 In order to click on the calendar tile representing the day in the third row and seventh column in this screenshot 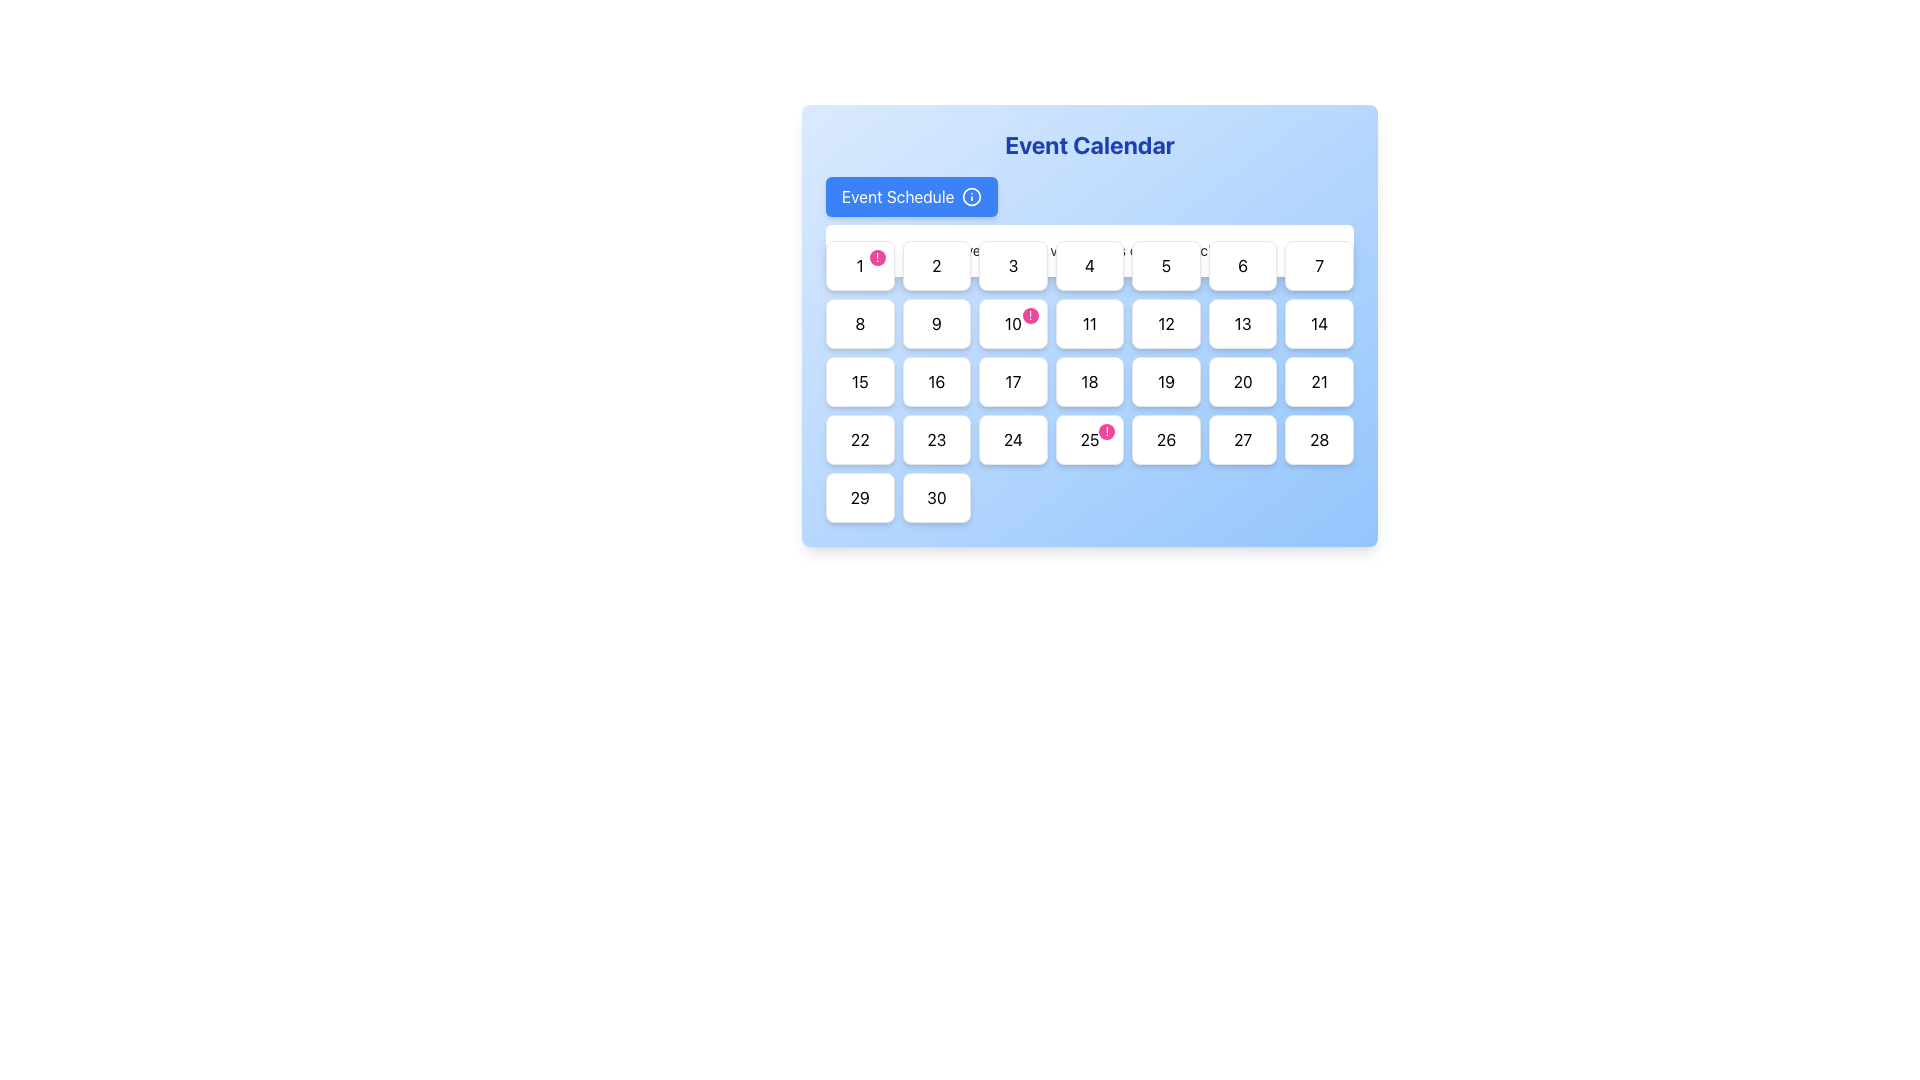, I will do `click(1242, 323)`.